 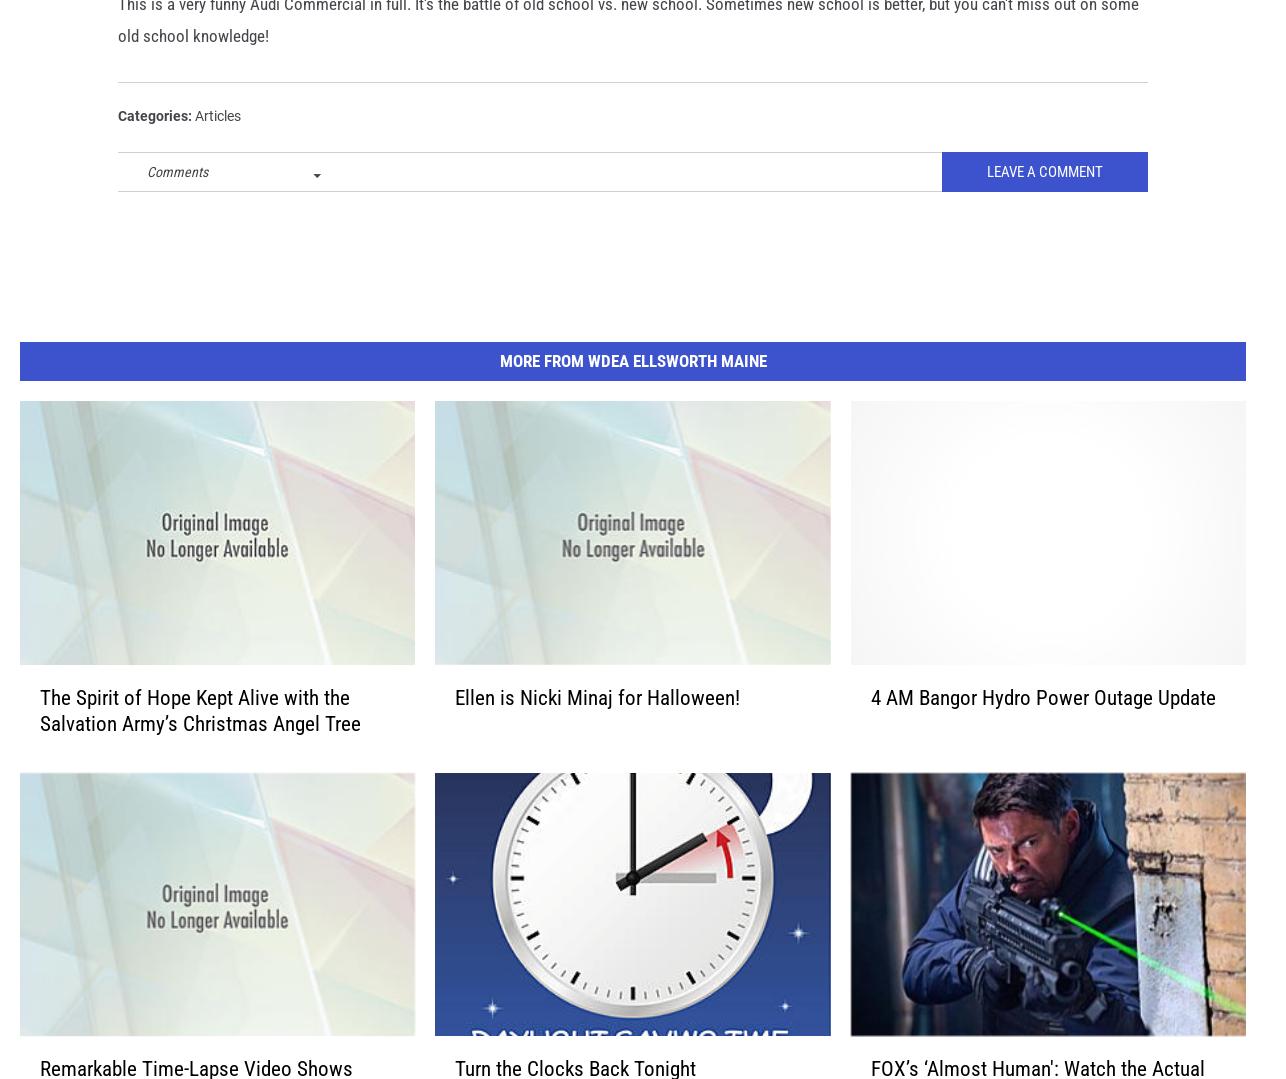 What do you see at coordinates (596, 727) in the screenshot?
I see `'Ellen is Nicki Minaj for Halloween!'` at bounding box center [596, 727].